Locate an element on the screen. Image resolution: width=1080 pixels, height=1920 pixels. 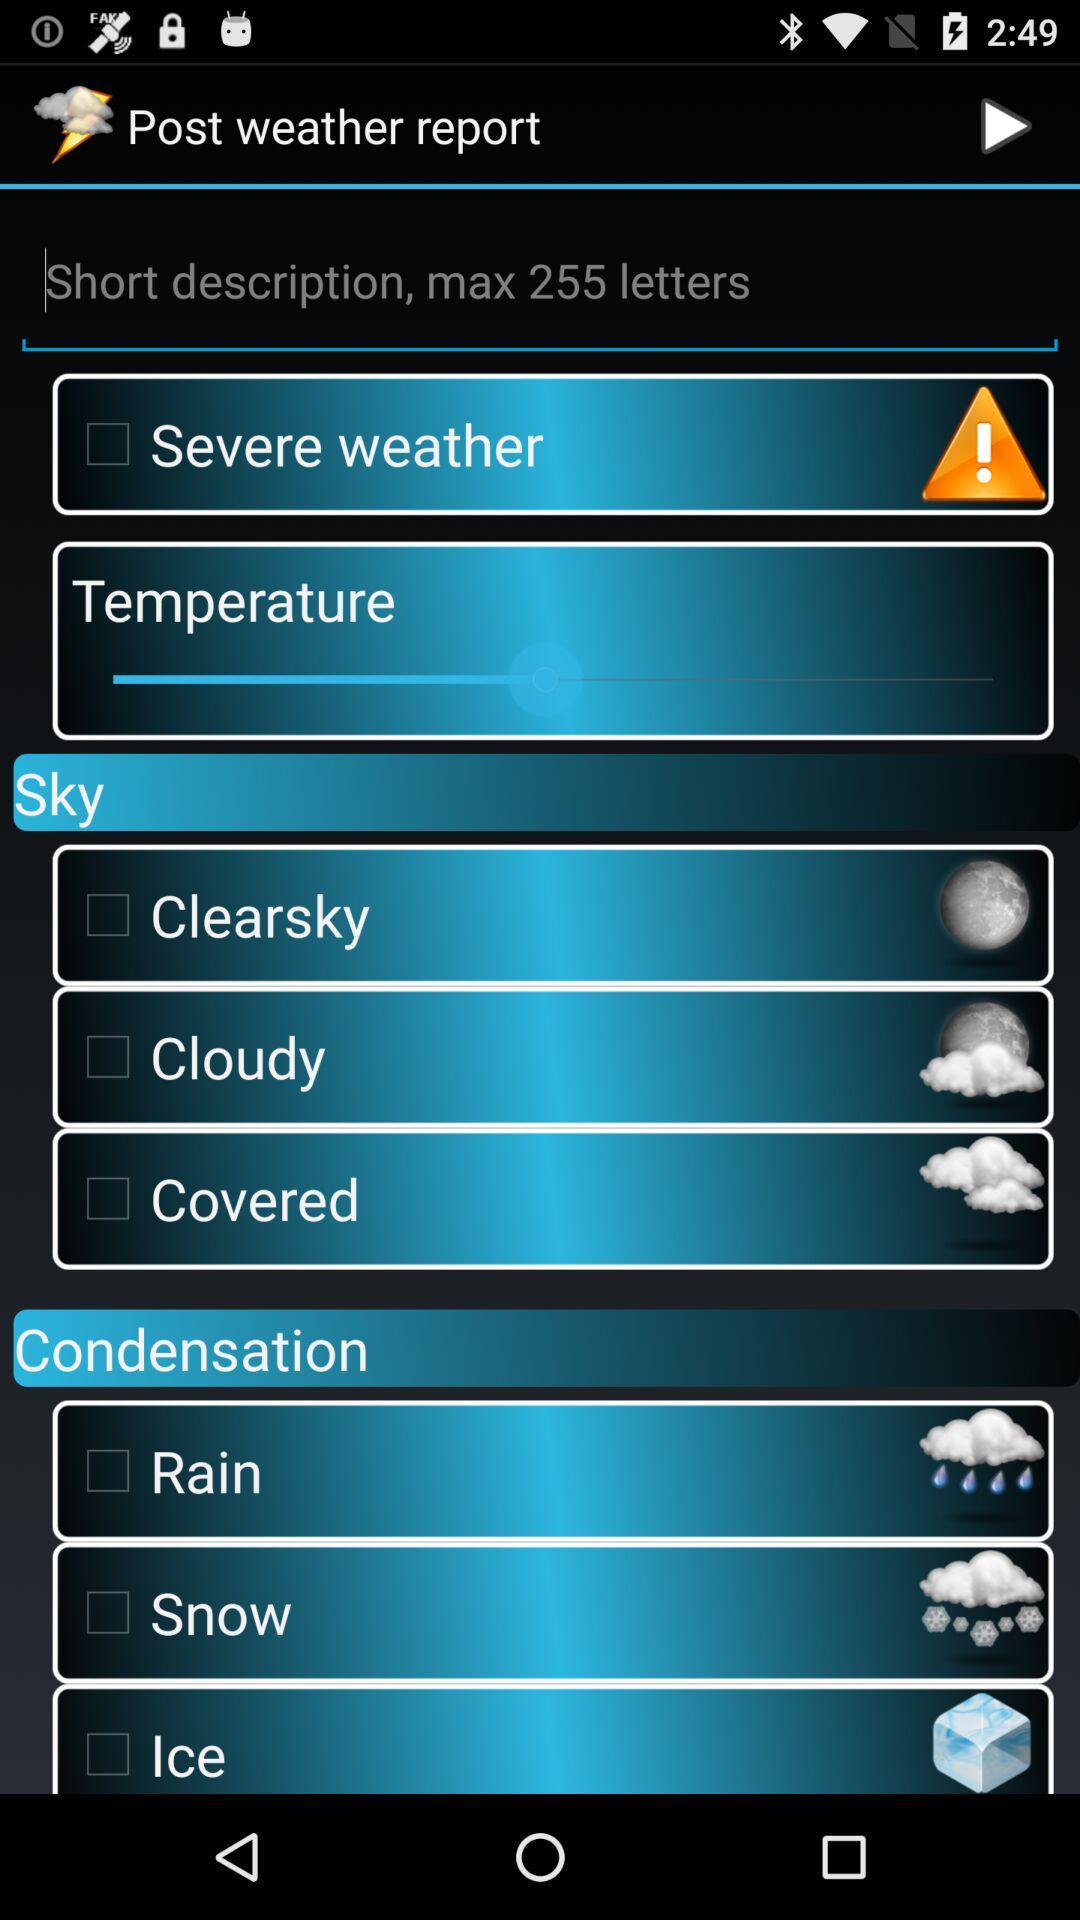
the clearsky item is located at coordinates (489, 914).